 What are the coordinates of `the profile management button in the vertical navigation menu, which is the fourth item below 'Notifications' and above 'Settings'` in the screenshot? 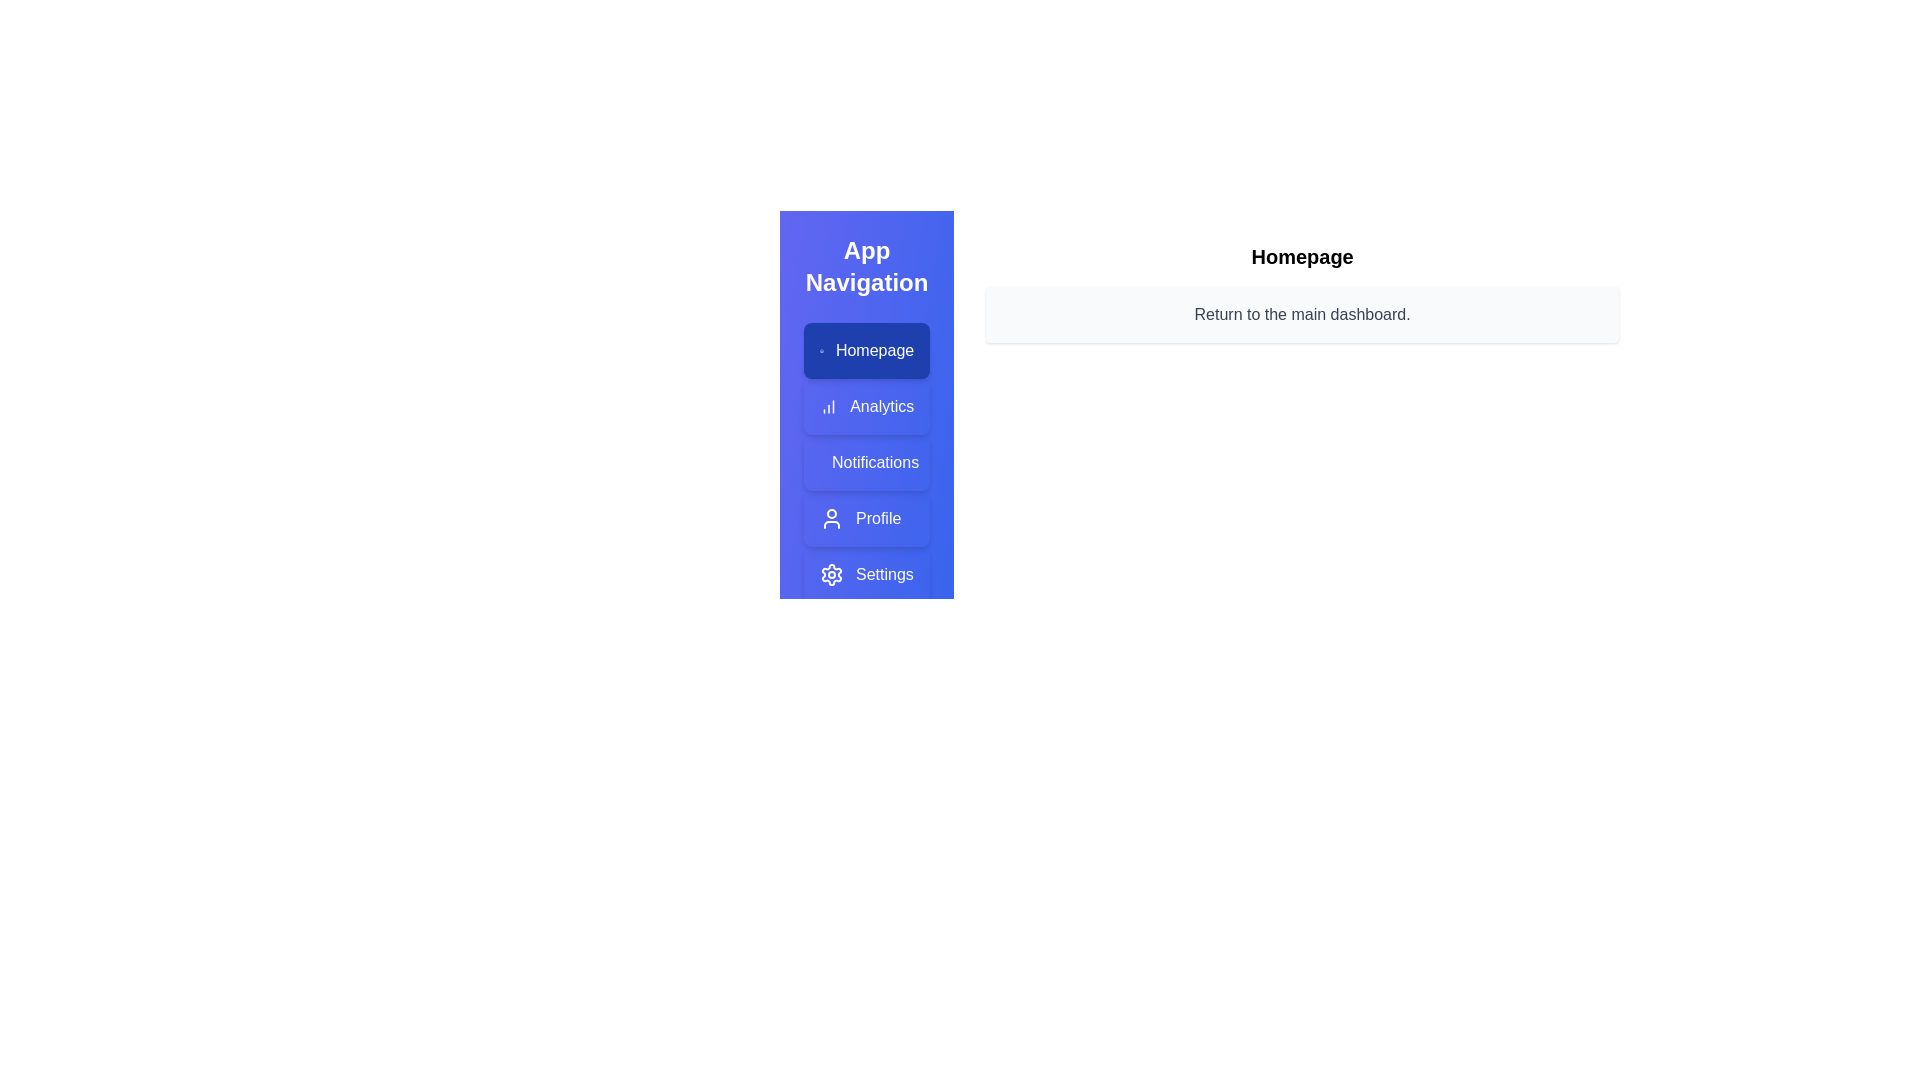 It's located at (867, 518).